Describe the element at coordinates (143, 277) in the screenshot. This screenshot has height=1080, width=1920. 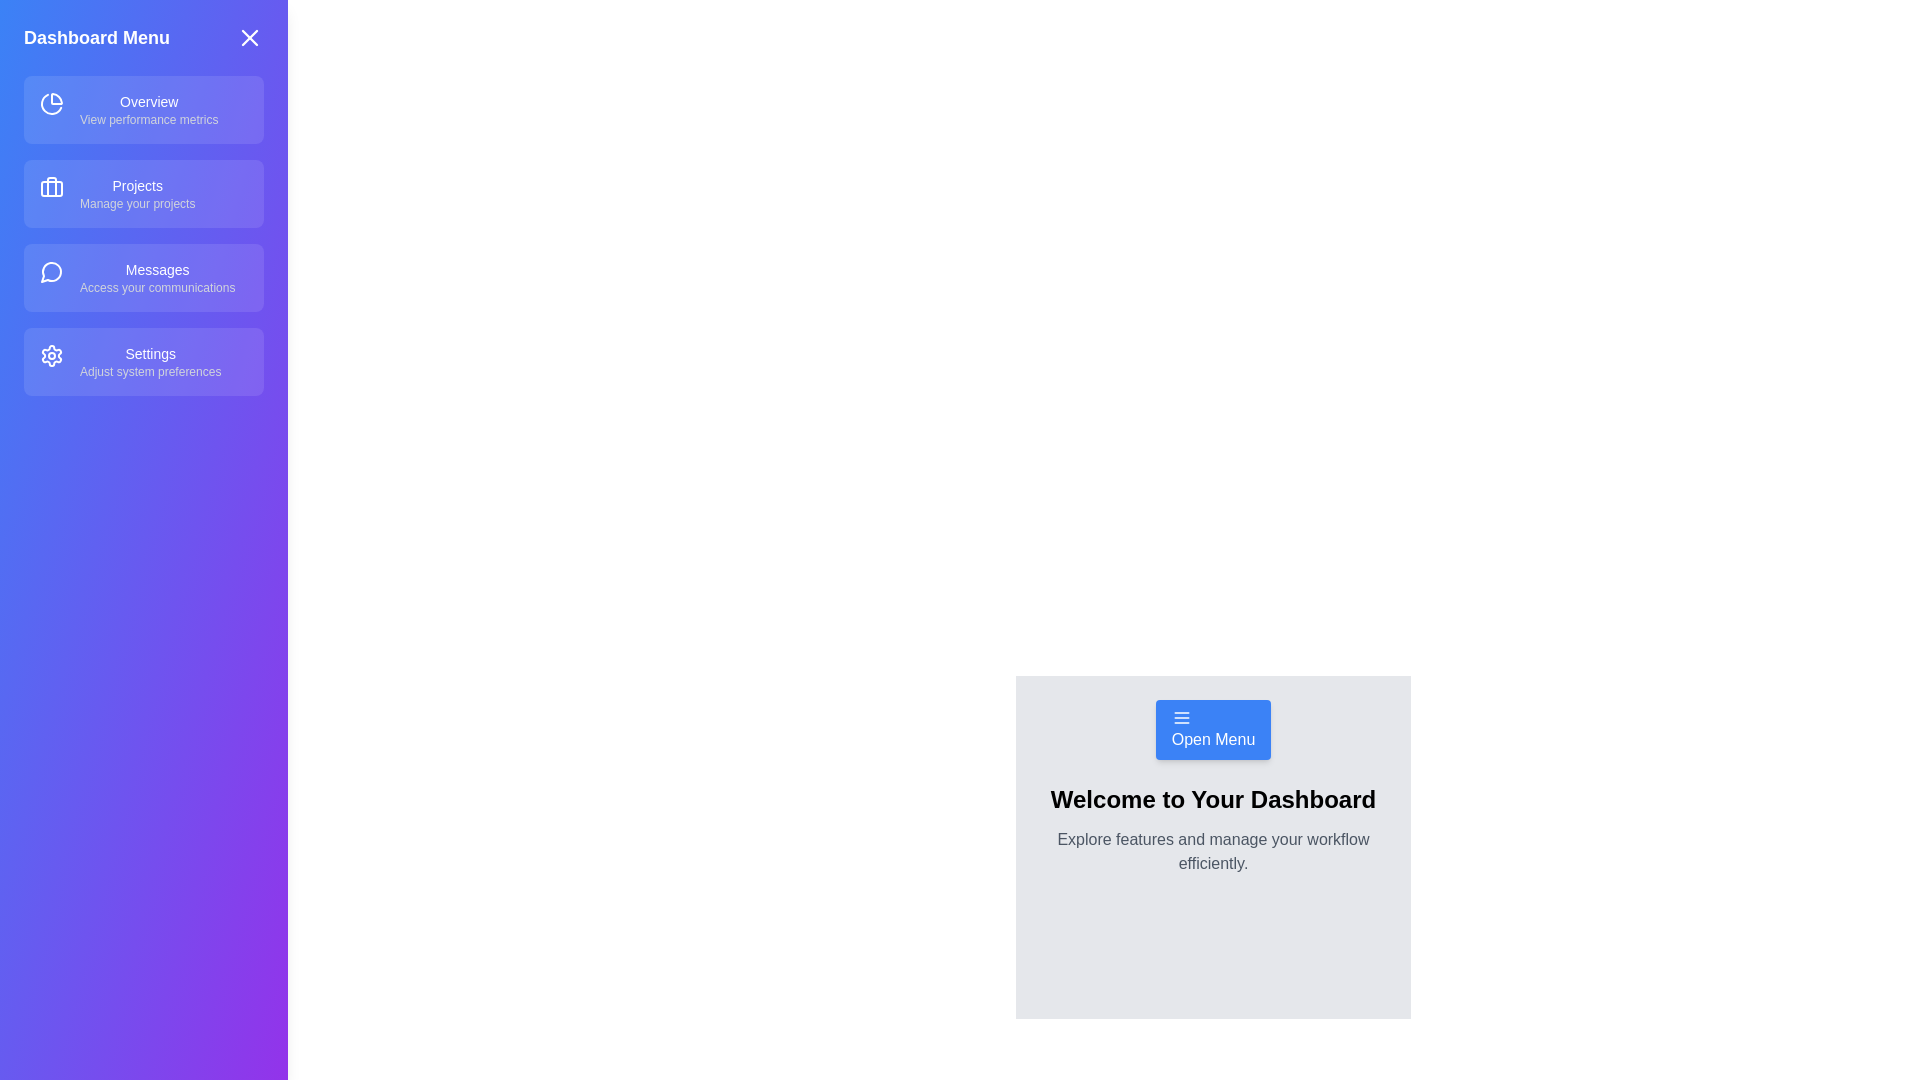
I see `the menu item labeled Messages` at that location.